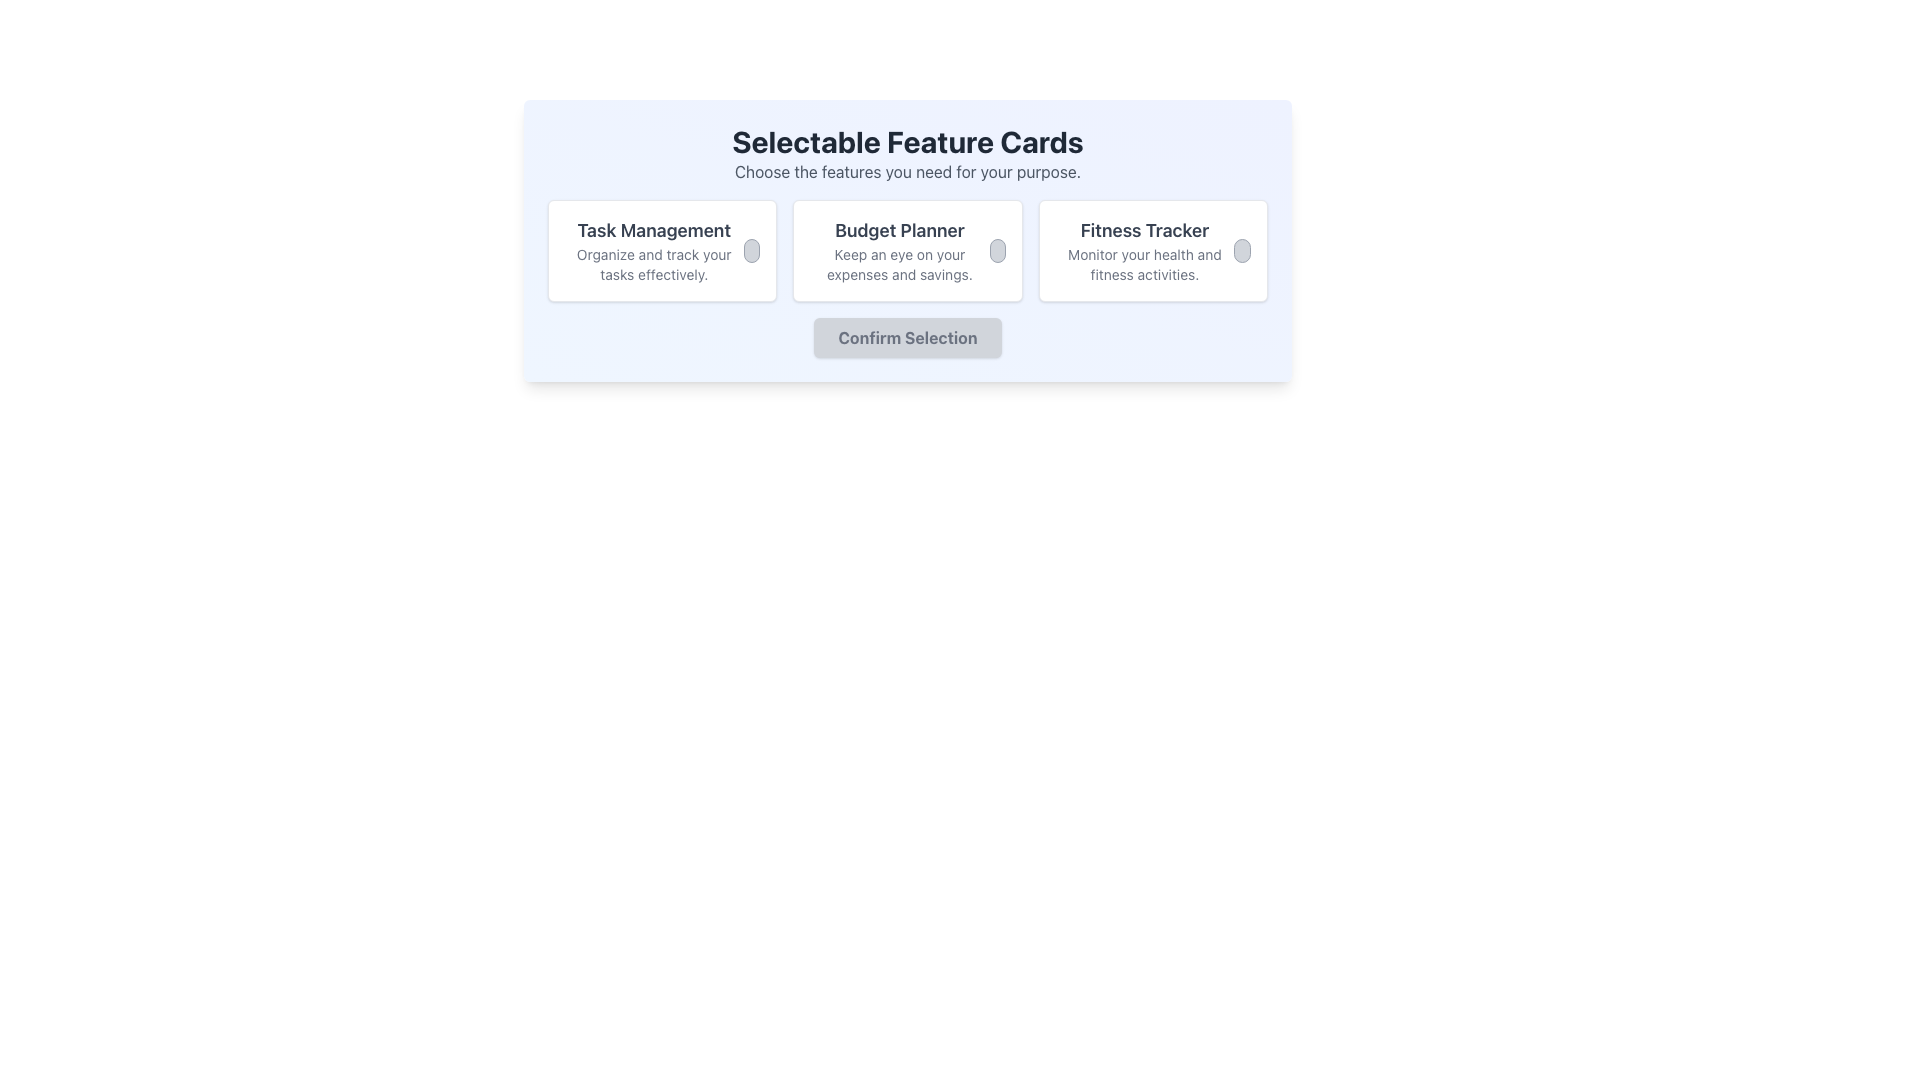 The width and height of the screenshot is (1920, 1080). Describe the element at coordinates (654, 230) in the screenshot. I see `the text label that reads 'Task Management,' which is prominently displayed at the top of its card with a larger font size and bold weight` at that location.